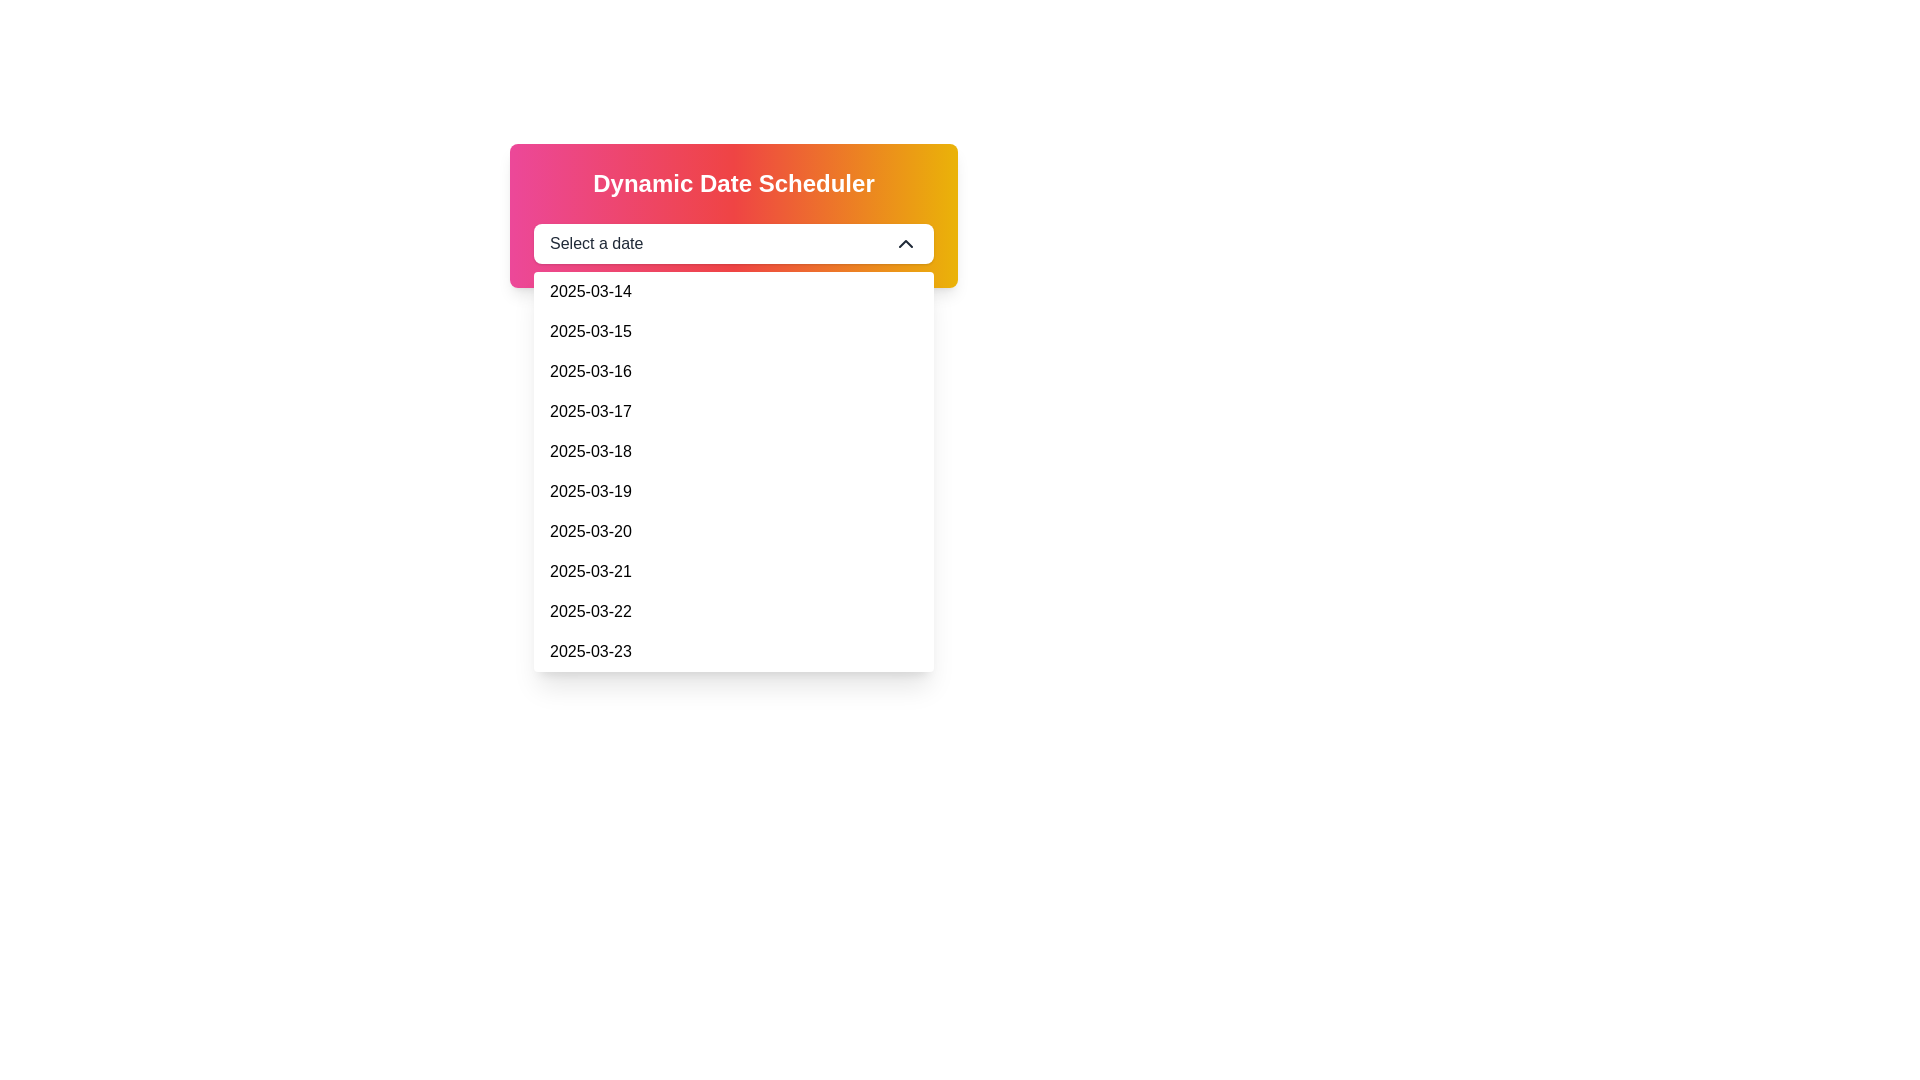 The height and width of the screenshot is (1080, 1920). What do you see at coordinates (733, 571) in the screenshot?
I see `the list item displaying the date '2025-03-21'` at bounding box center [733, 571].